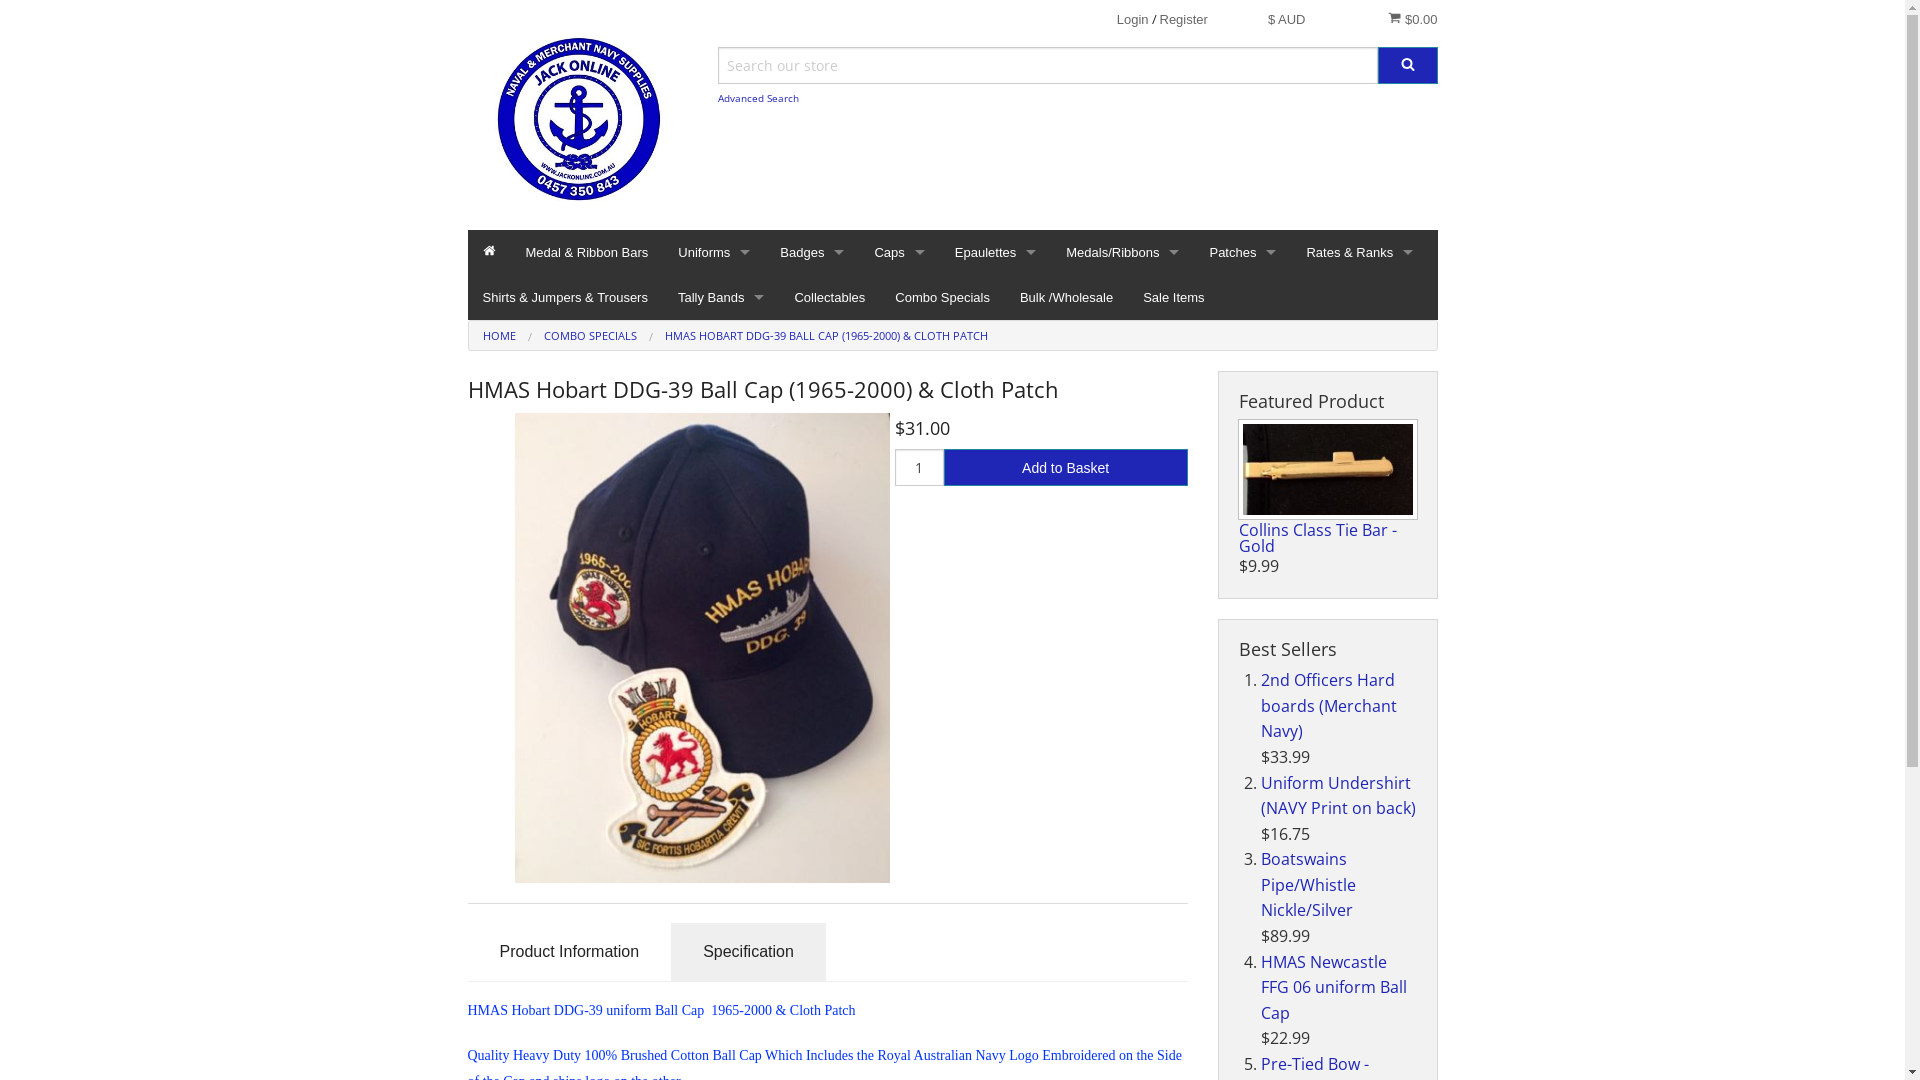 The width and height of the screenshot is (1920, 1080). What do you see at coordinates (720, 367) in the screenshot?
I see `'Current RAN Tally Bands'` at bounding box center [720, 367].